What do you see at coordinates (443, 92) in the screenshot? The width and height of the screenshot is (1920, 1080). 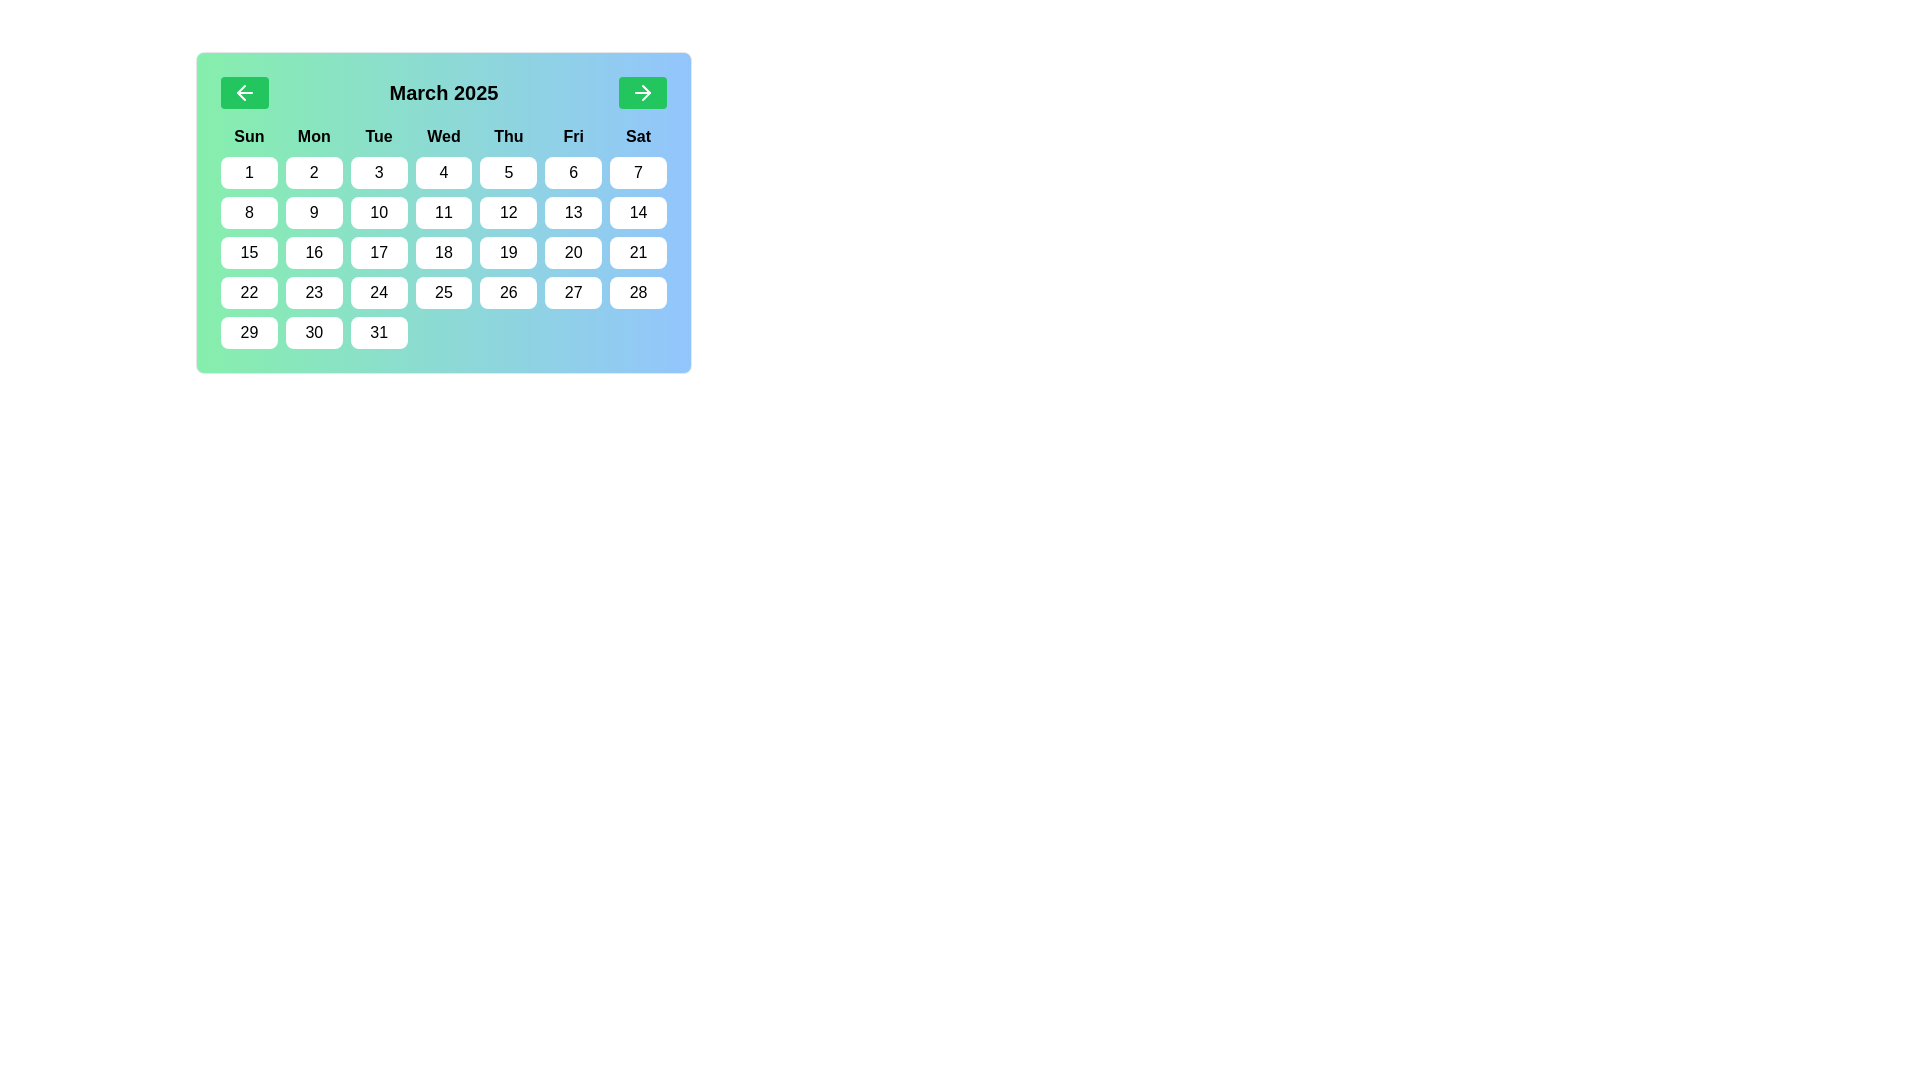 I see `the bold text reading 'March 2025' in the header section of the calendar interface` at bounding box center [443, 92].